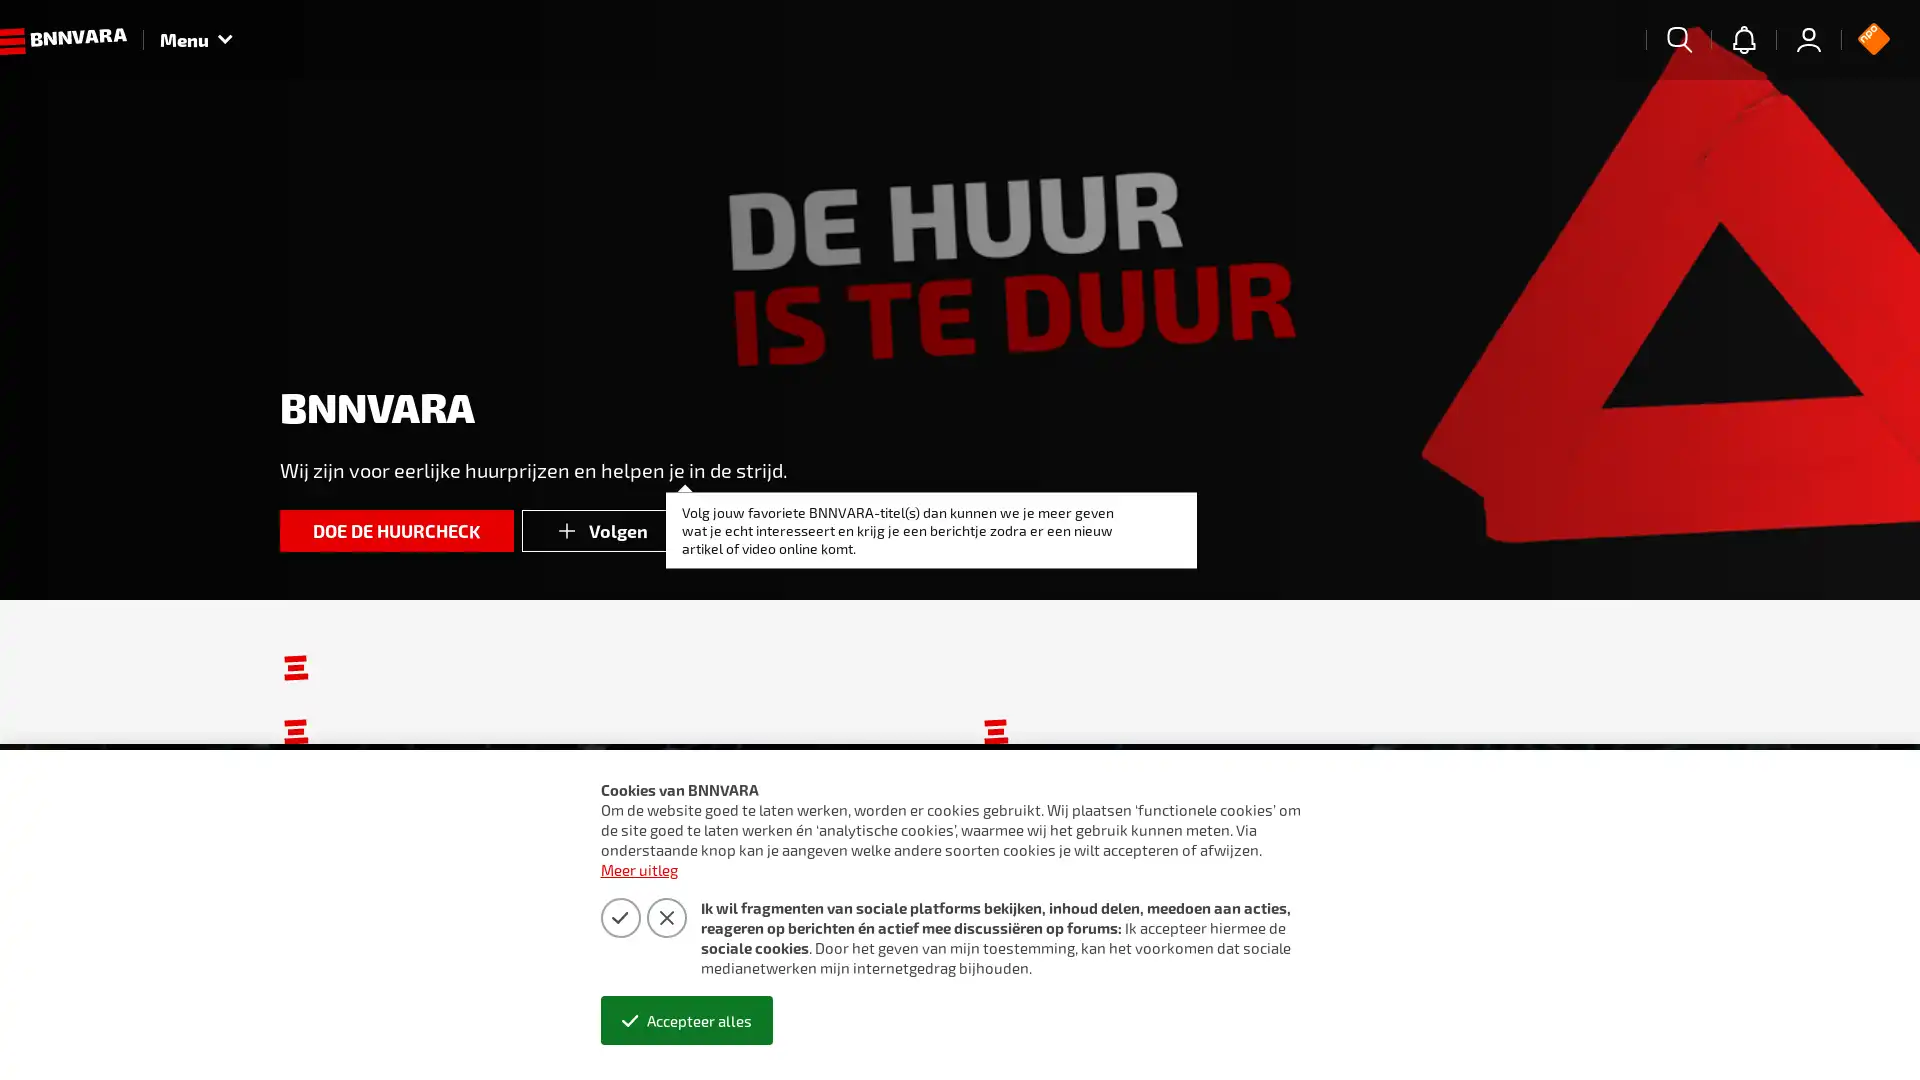 This screenshot has height=1080, width=1920. What do you see at coordinates (1809, 39) in the screenshot?
I see `account` at bounding box center [1809, 39].